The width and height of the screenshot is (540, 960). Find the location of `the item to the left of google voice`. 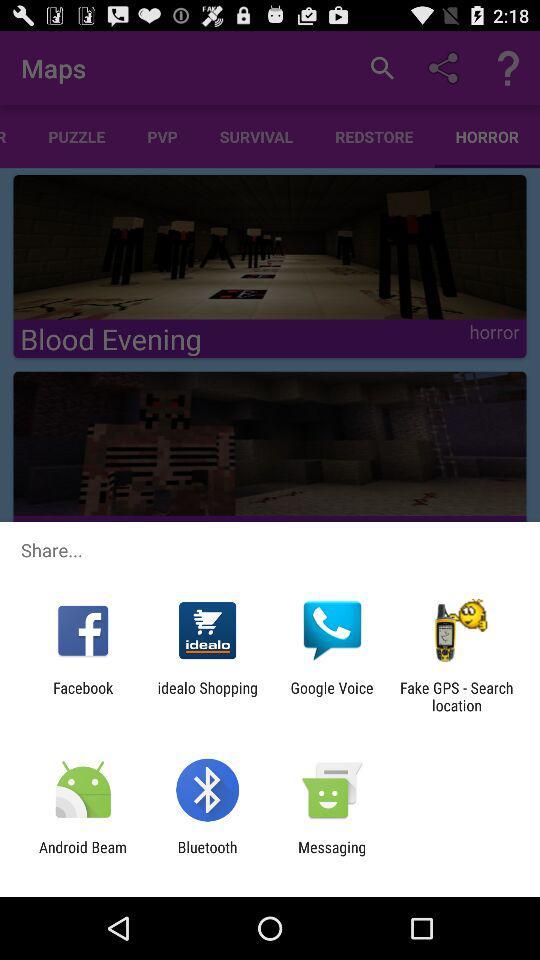

the item to the left of google voice is located at coordinates (206, 696).